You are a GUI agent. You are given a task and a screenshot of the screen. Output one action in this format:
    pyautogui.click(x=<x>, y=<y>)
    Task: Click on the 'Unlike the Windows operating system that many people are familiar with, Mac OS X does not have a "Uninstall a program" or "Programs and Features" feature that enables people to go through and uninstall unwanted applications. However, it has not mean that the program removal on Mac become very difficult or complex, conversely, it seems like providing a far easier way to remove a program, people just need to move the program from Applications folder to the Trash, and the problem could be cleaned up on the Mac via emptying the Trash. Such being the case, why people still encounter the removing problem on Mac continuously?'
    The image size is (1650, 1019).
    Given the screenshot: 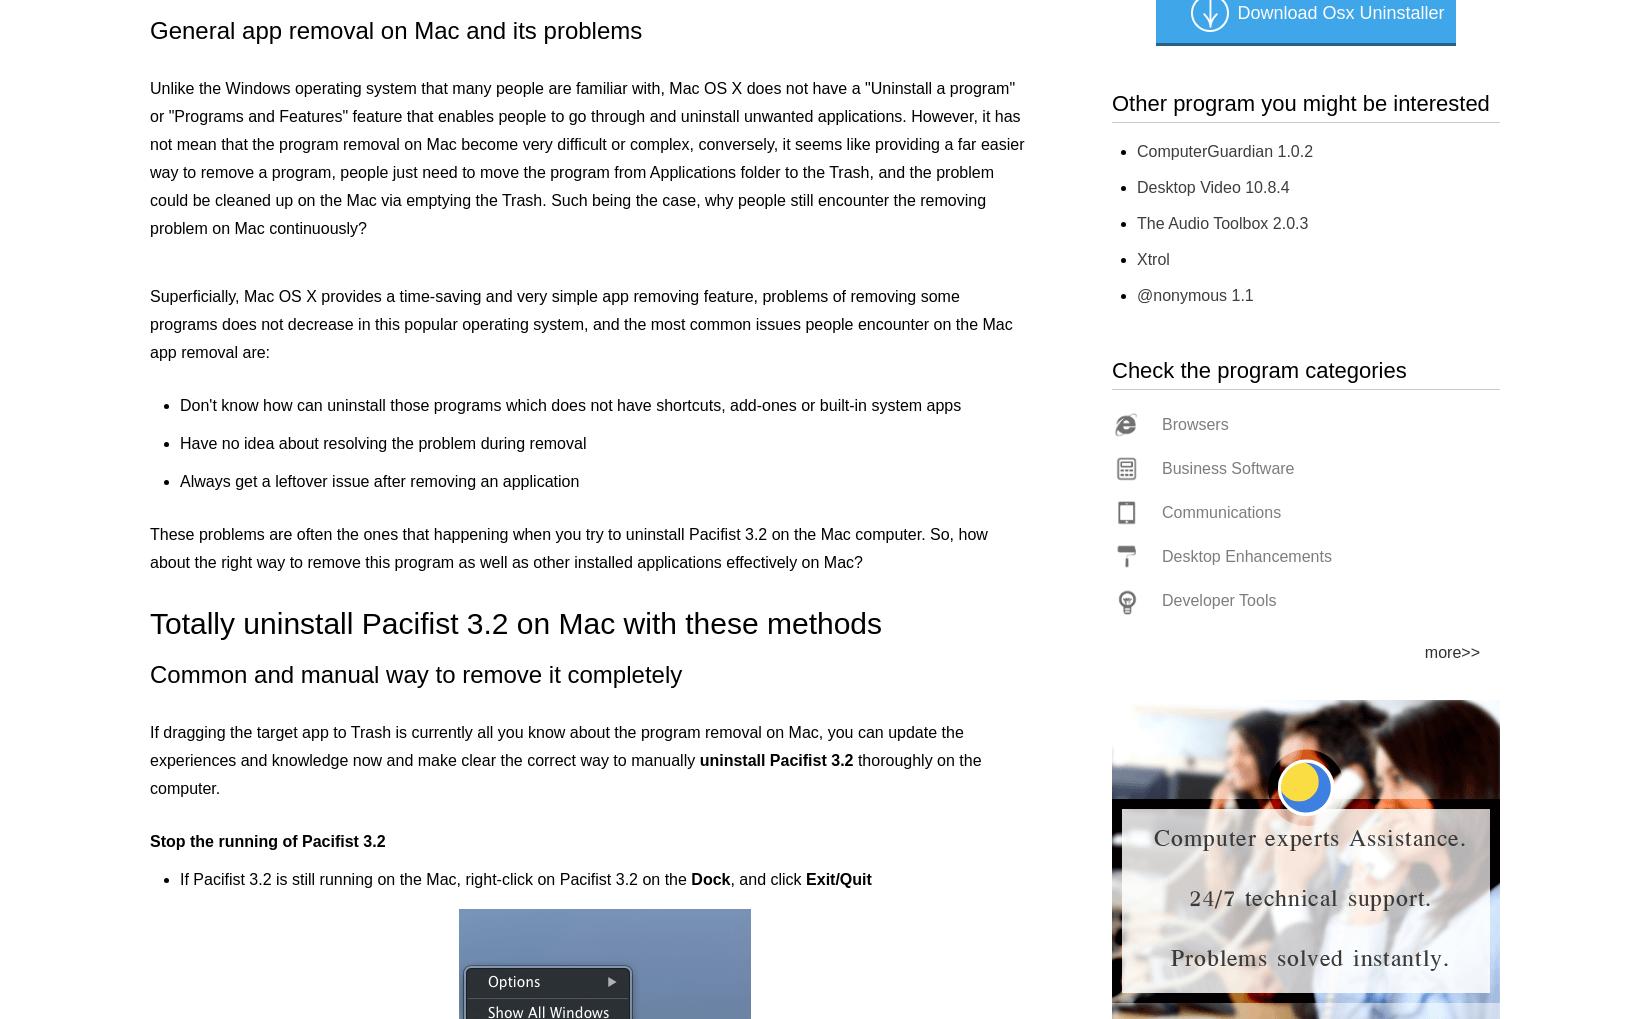 What is the action you would take?
    pyautogui.click(x=586, y=158)
    